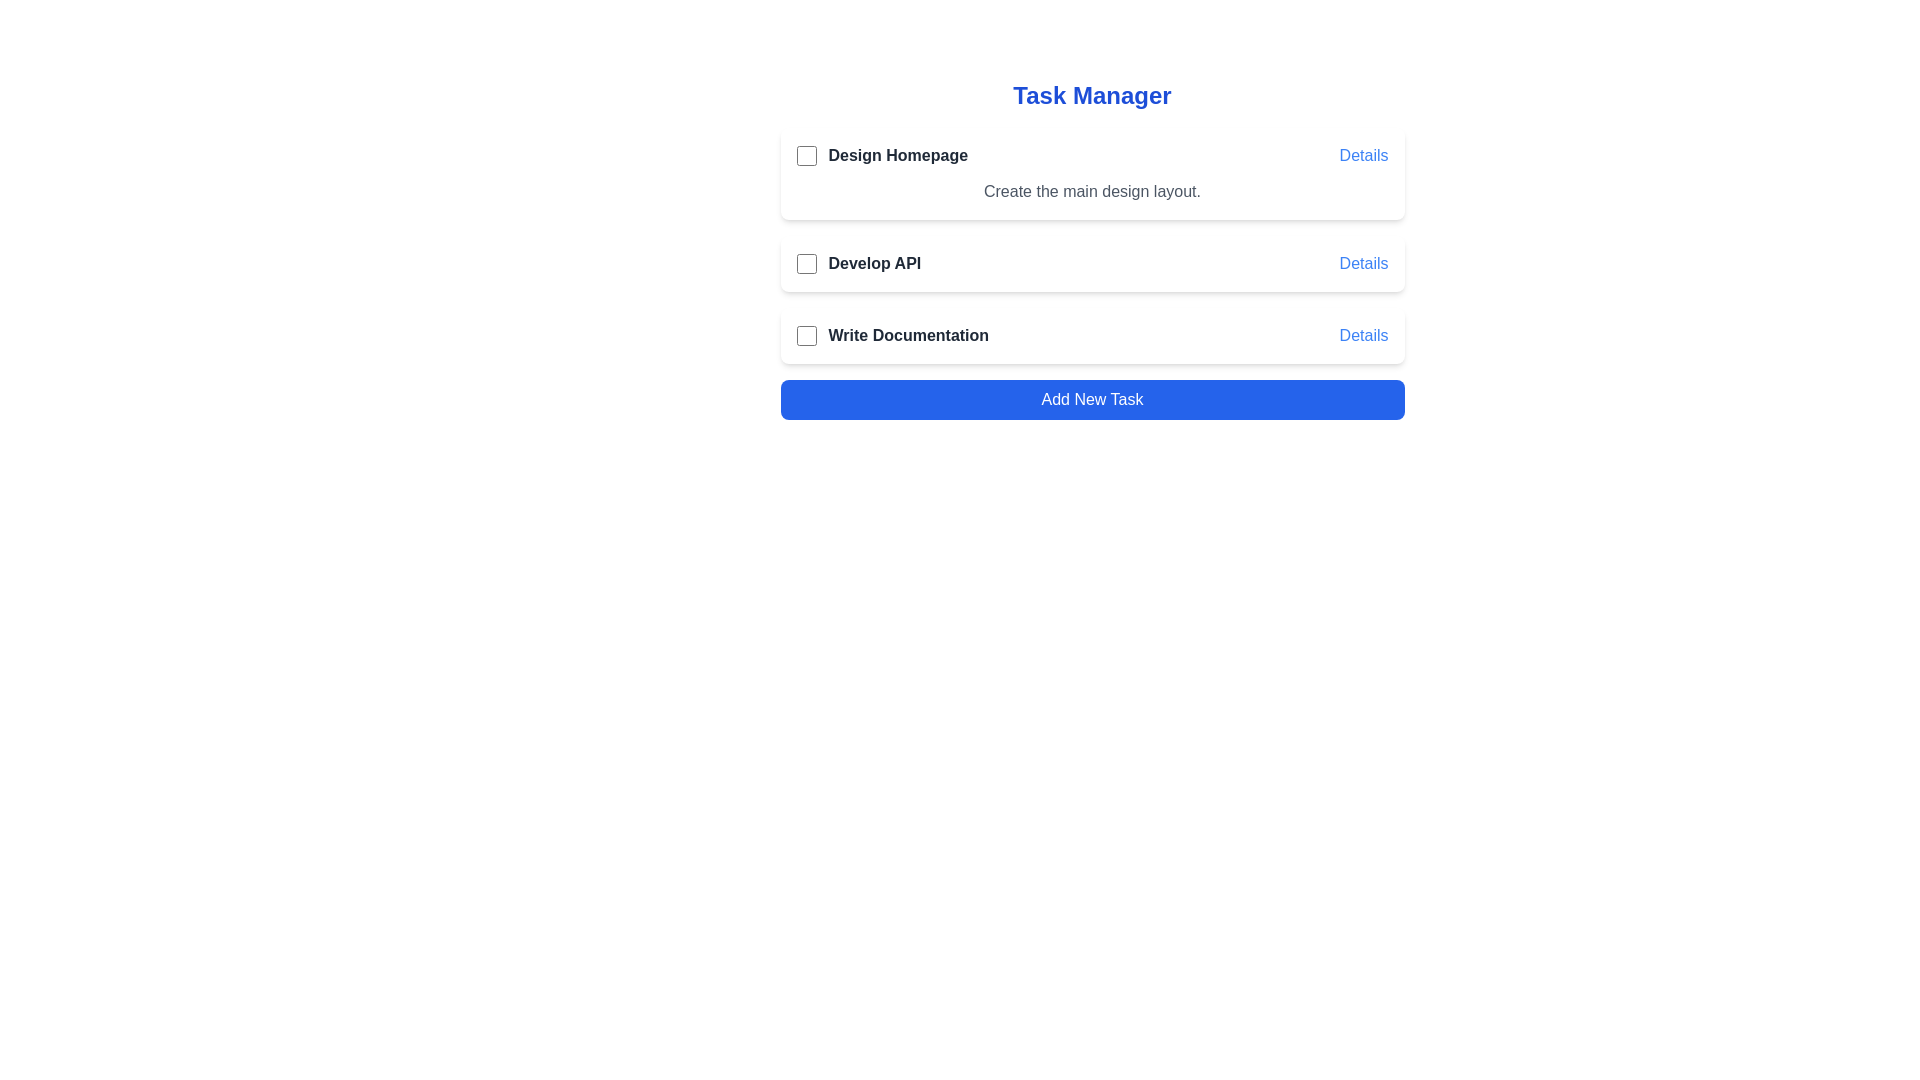 The height and width of the screenshot is (1080, 1920). I want to click on the checkbox for the task 'Develop API' to mark it as completed, so click(806, 262).